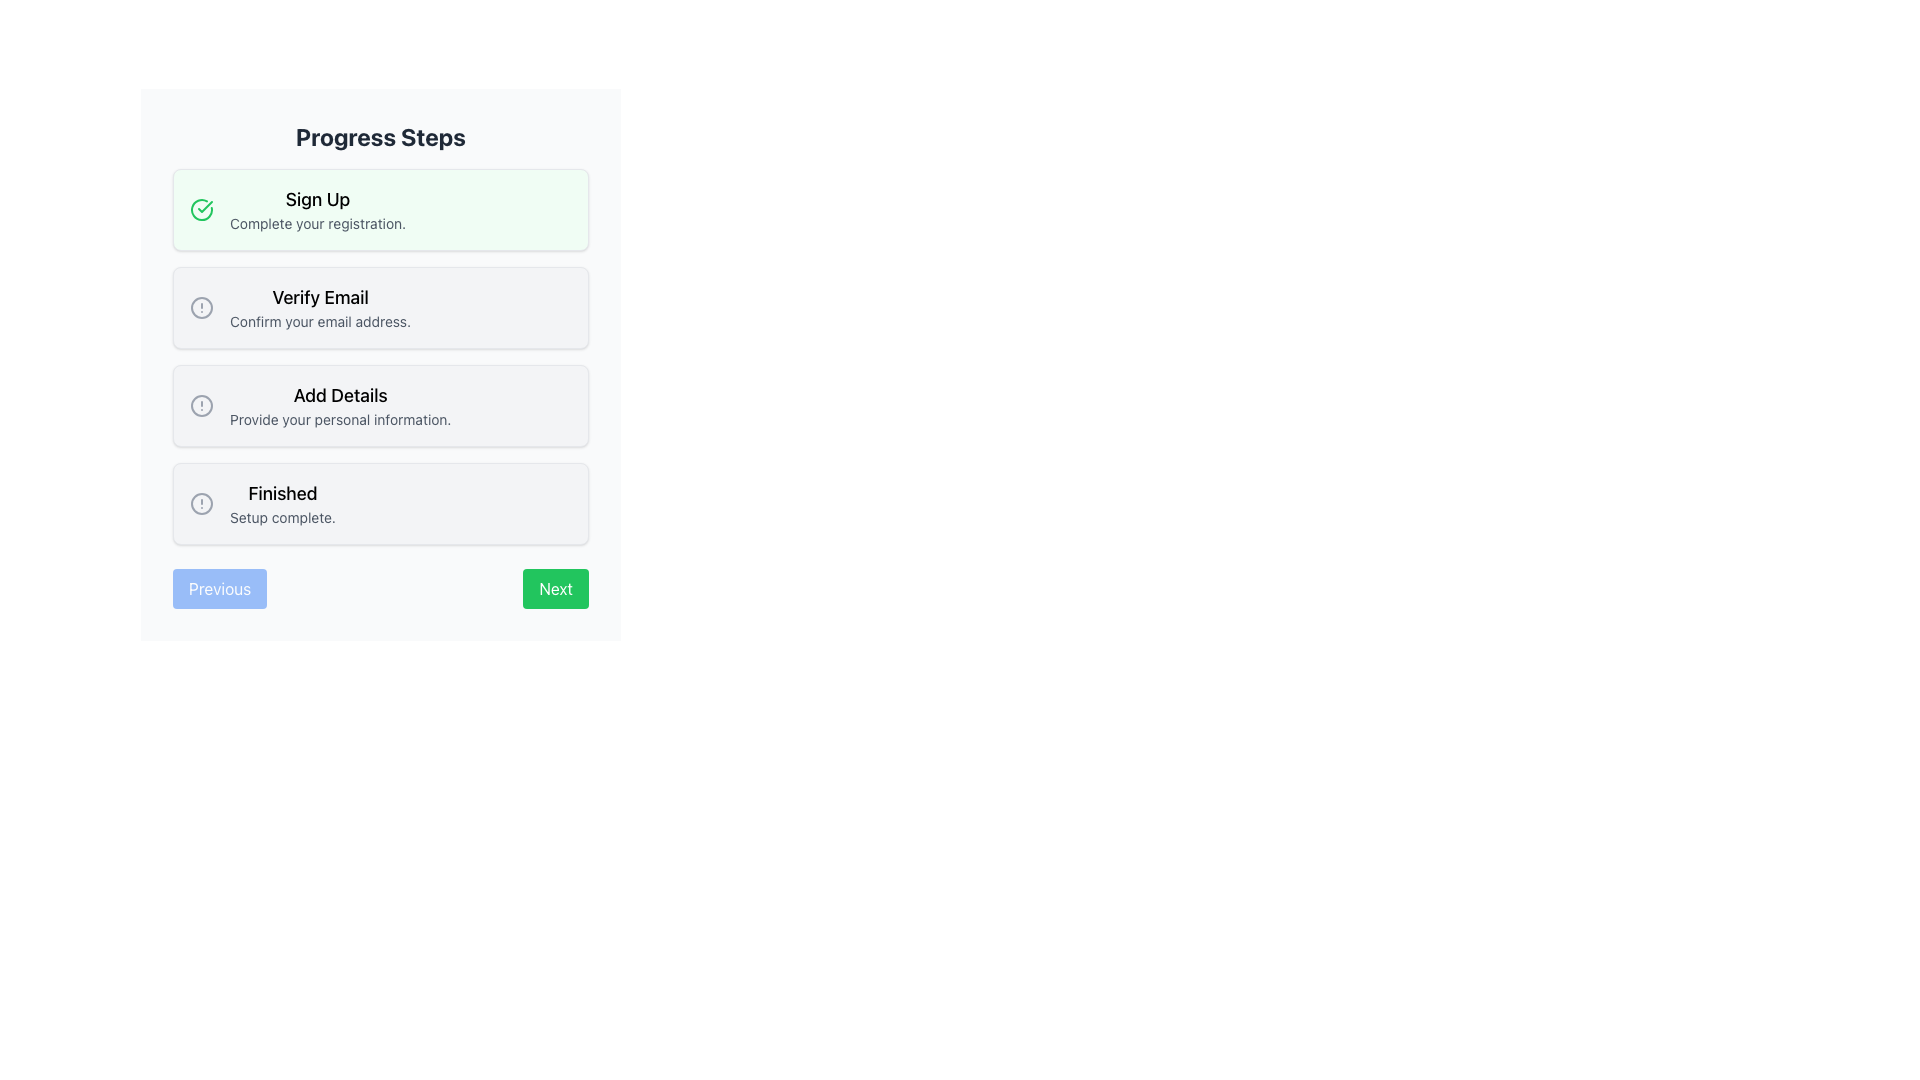 This screenshot has width=1920, height=1080. Describe the element at coordinates (201, 209) in the screenshot. I see `the visual confirmation icon indicating that the 'Sign Up' step is complete, located at the top-left corner of the highlighted box containing 'Sign Up' and 'Complete your registration.'` at that location.